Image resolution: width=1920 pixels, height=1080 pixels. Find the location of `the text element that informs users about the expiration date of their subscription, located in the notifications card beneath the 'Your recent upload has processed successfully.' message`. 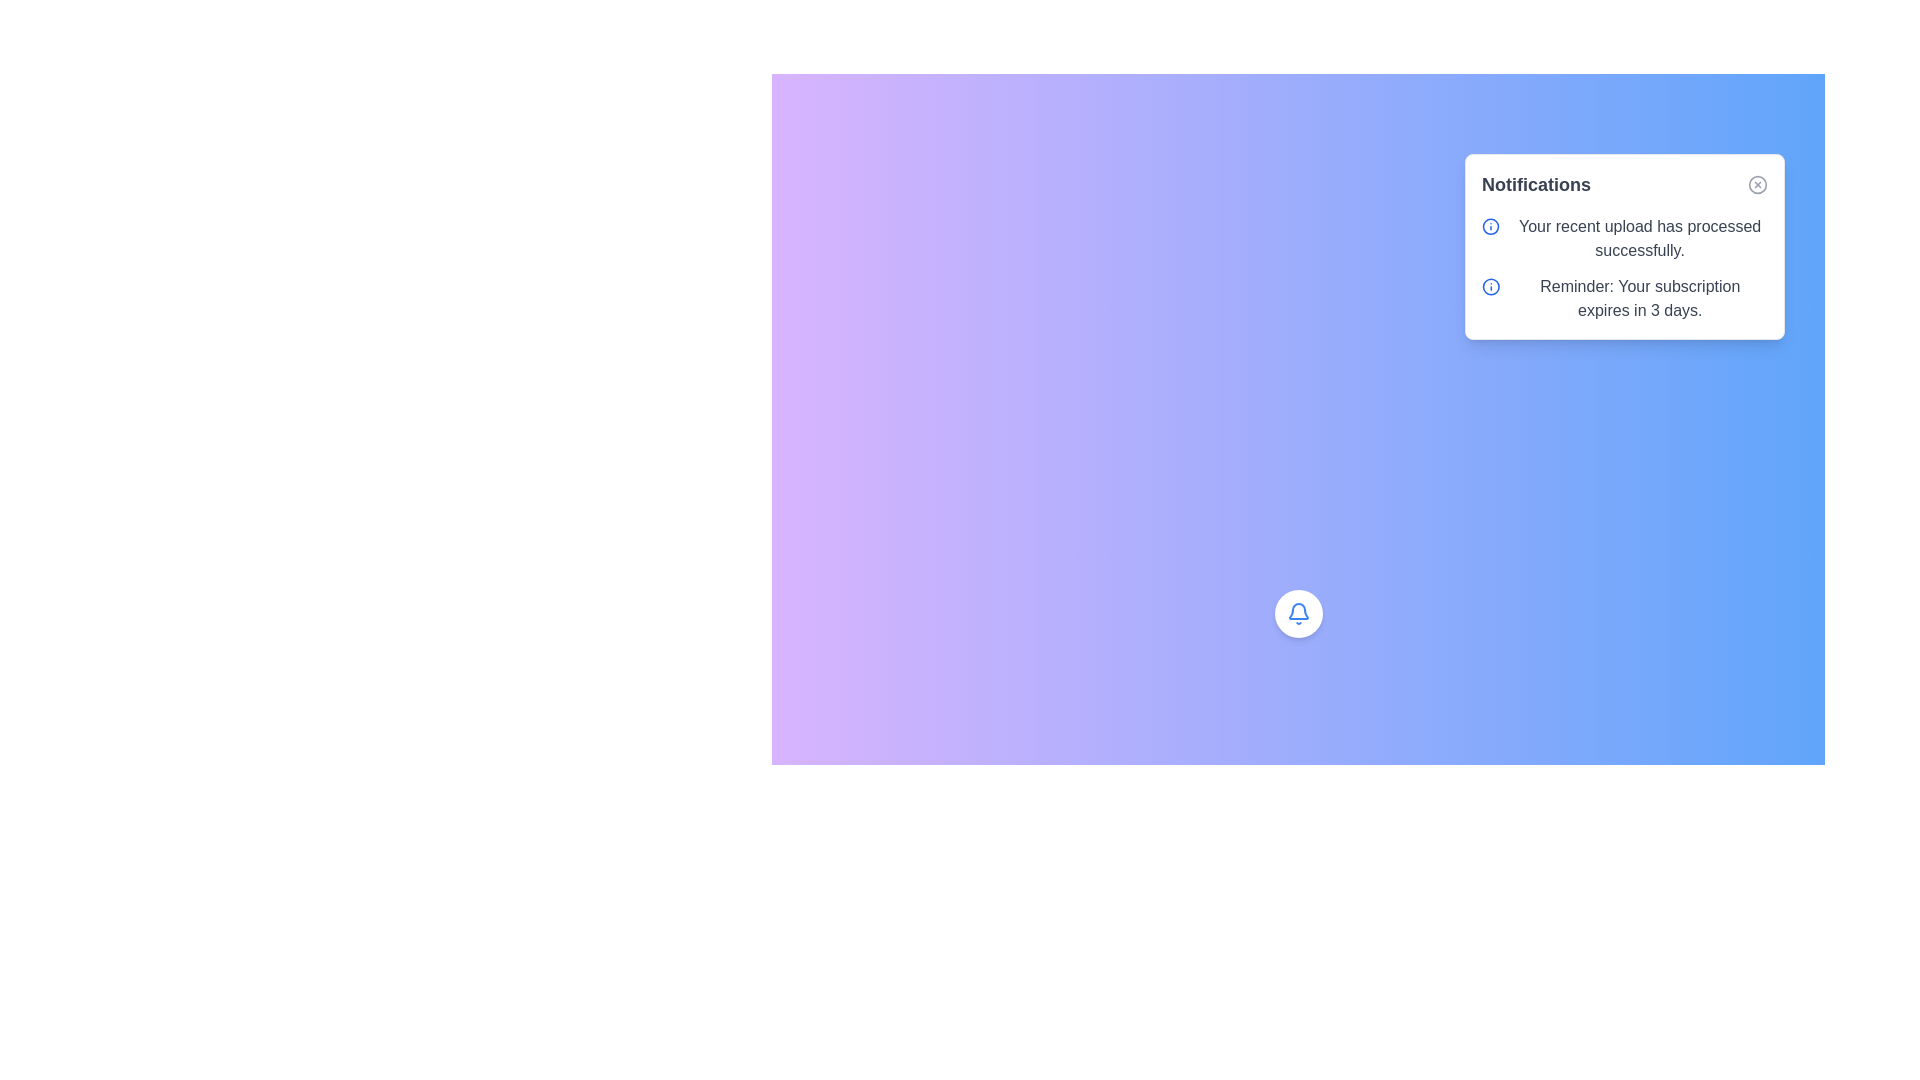

the text element that informs users about the expiration date of their subscription, located in the notifications card beneath the 'Your recent upload has processed successfully.' message is located at coordinates (1640, 299).